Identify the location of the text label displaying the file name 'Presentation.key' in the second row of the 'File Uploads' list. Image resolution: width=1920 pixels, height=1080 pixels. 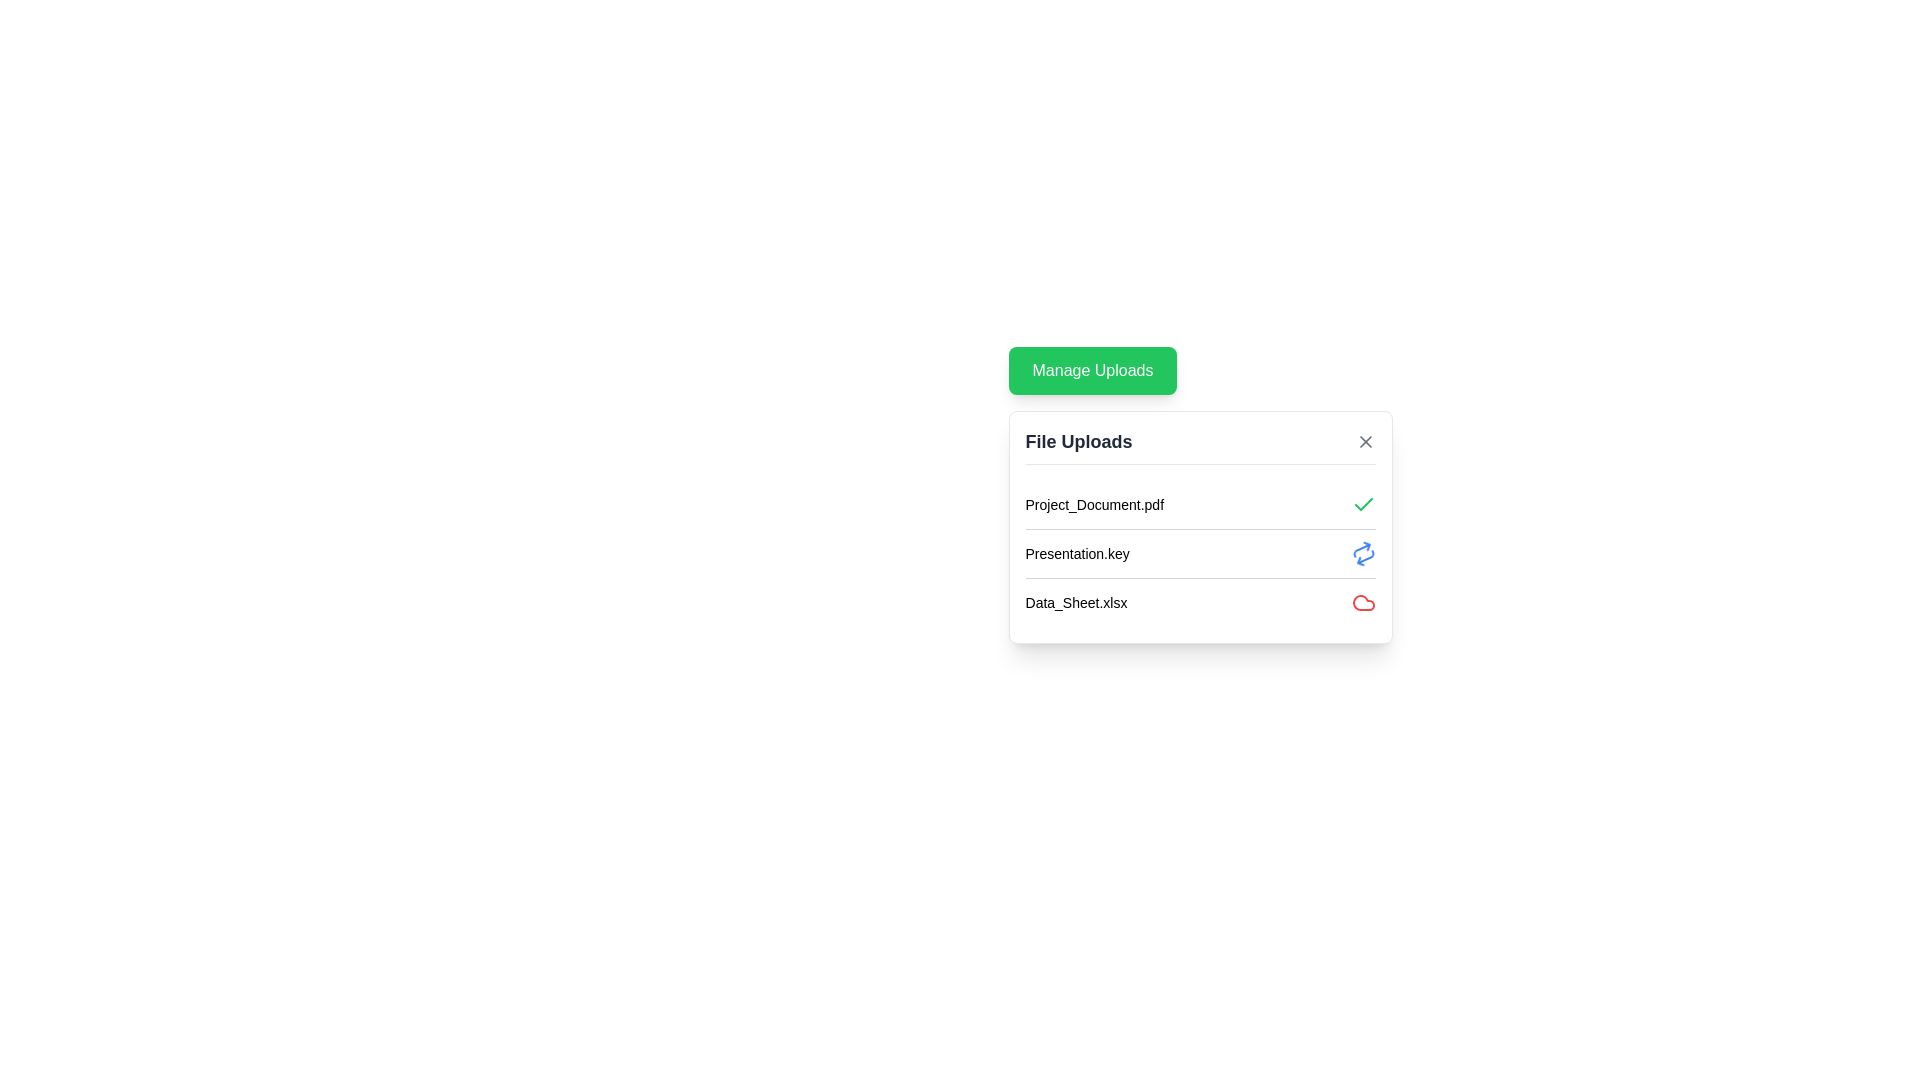
(1076, 554).